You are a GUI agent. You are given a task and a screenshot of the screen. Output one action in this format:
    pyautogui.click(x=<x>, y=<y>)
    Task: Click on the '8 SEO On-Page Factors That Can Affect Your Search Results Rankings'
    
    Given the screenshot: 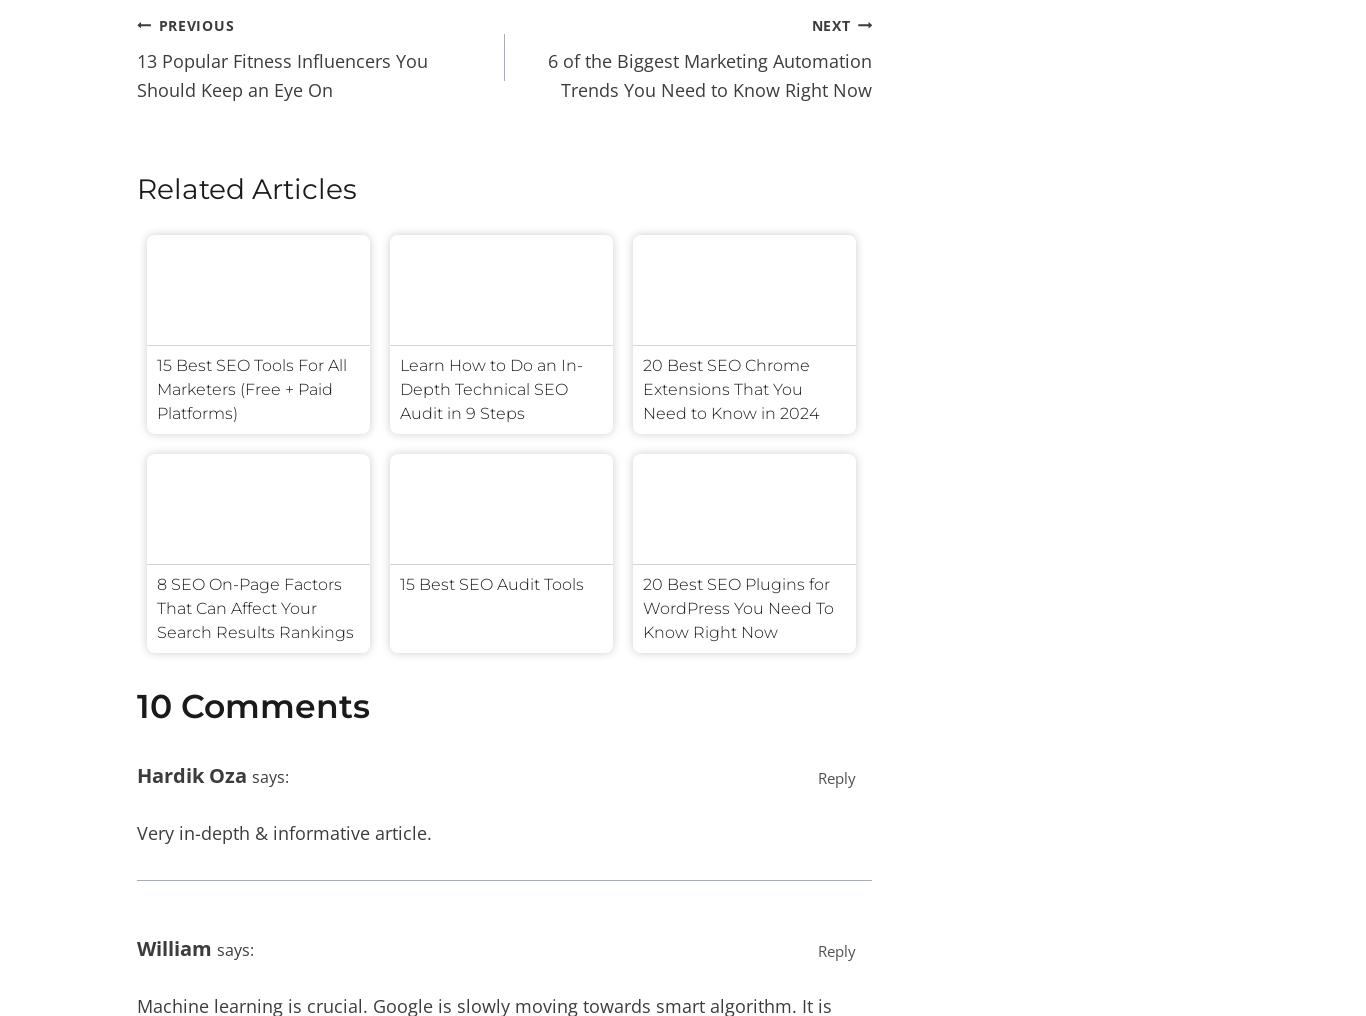 What is the action you would take?
    pyautogui.click(x=255, y=608)
    